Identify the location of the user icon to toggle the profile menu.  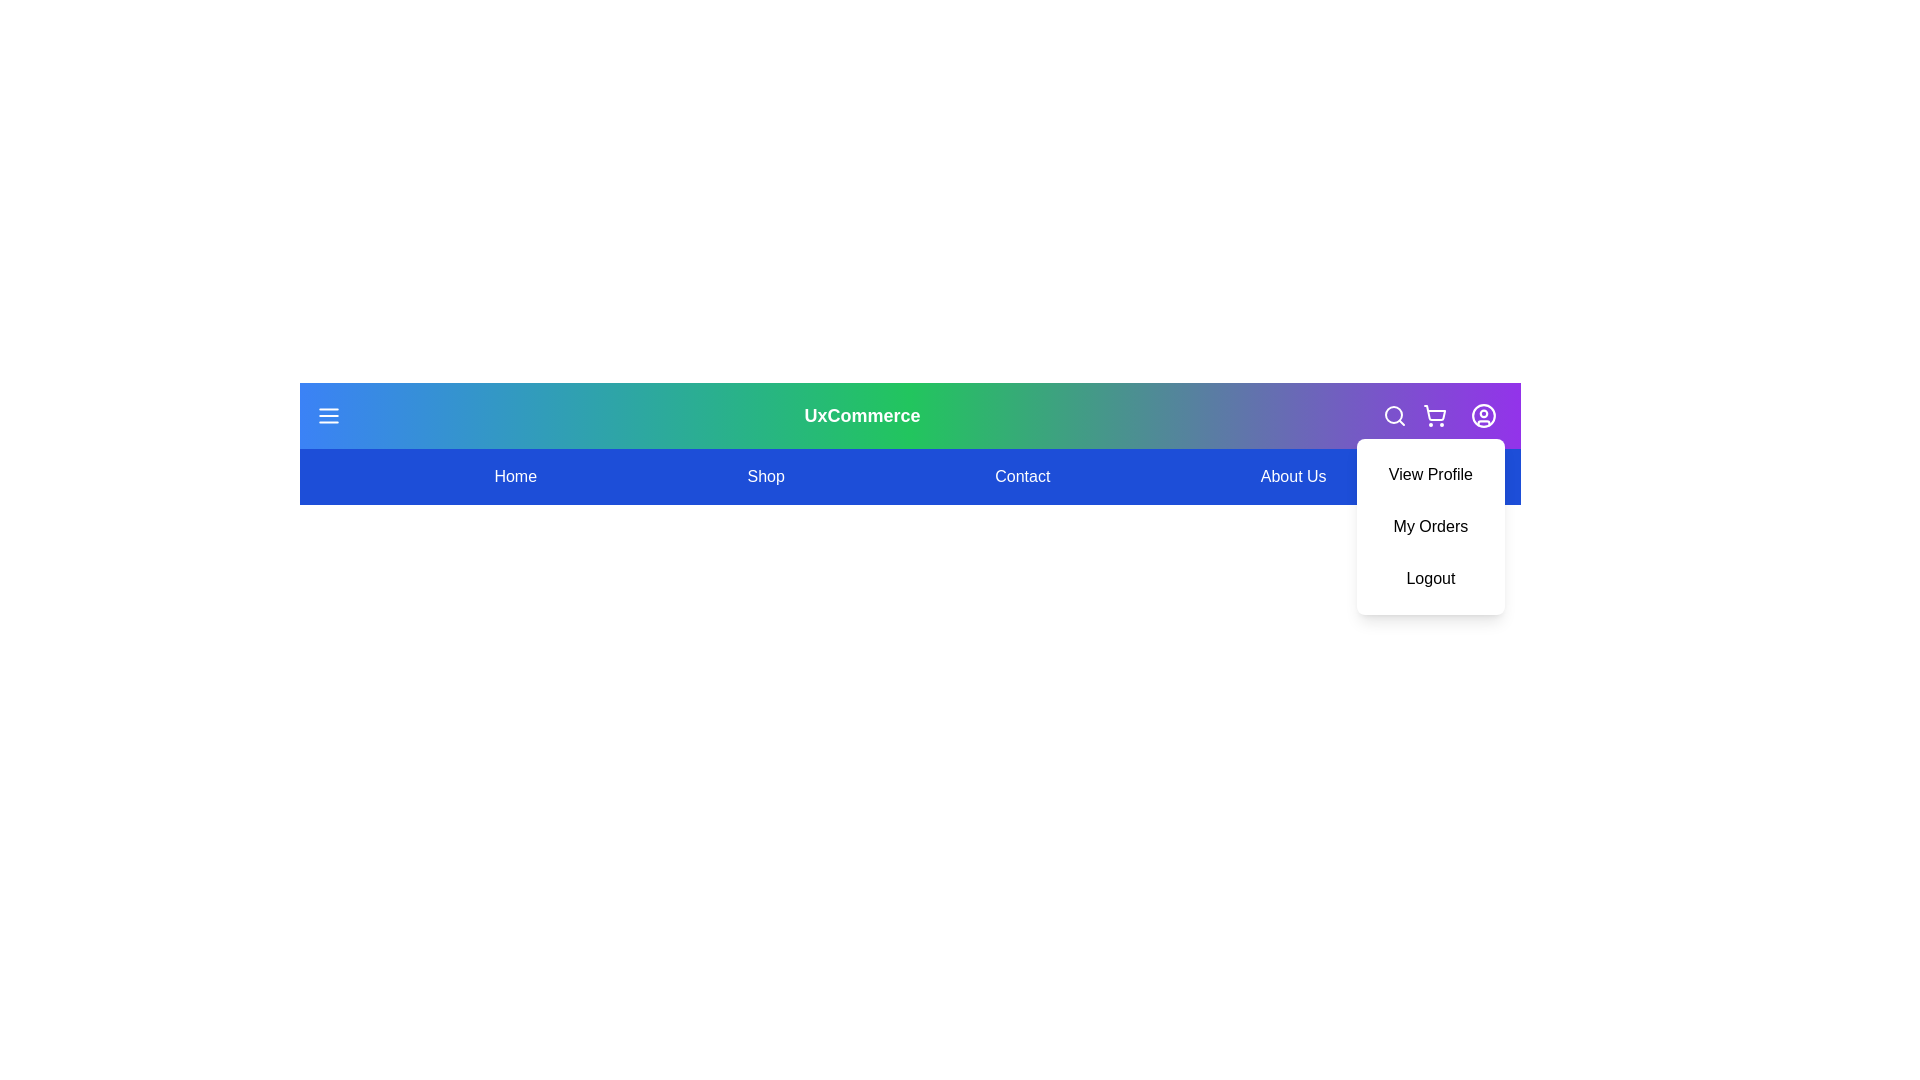
(1483, 415).